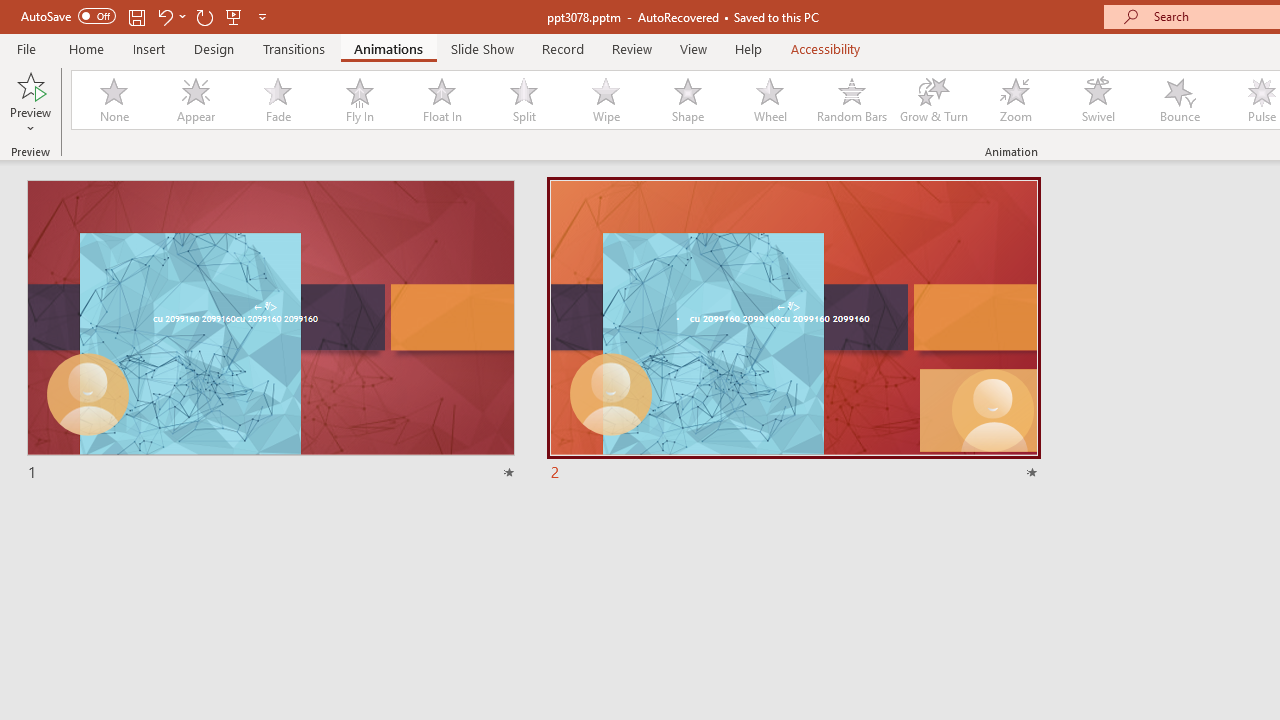 This screenshot has width=1280, height=720. I want to click on 'Wipe', so click(604, 100).